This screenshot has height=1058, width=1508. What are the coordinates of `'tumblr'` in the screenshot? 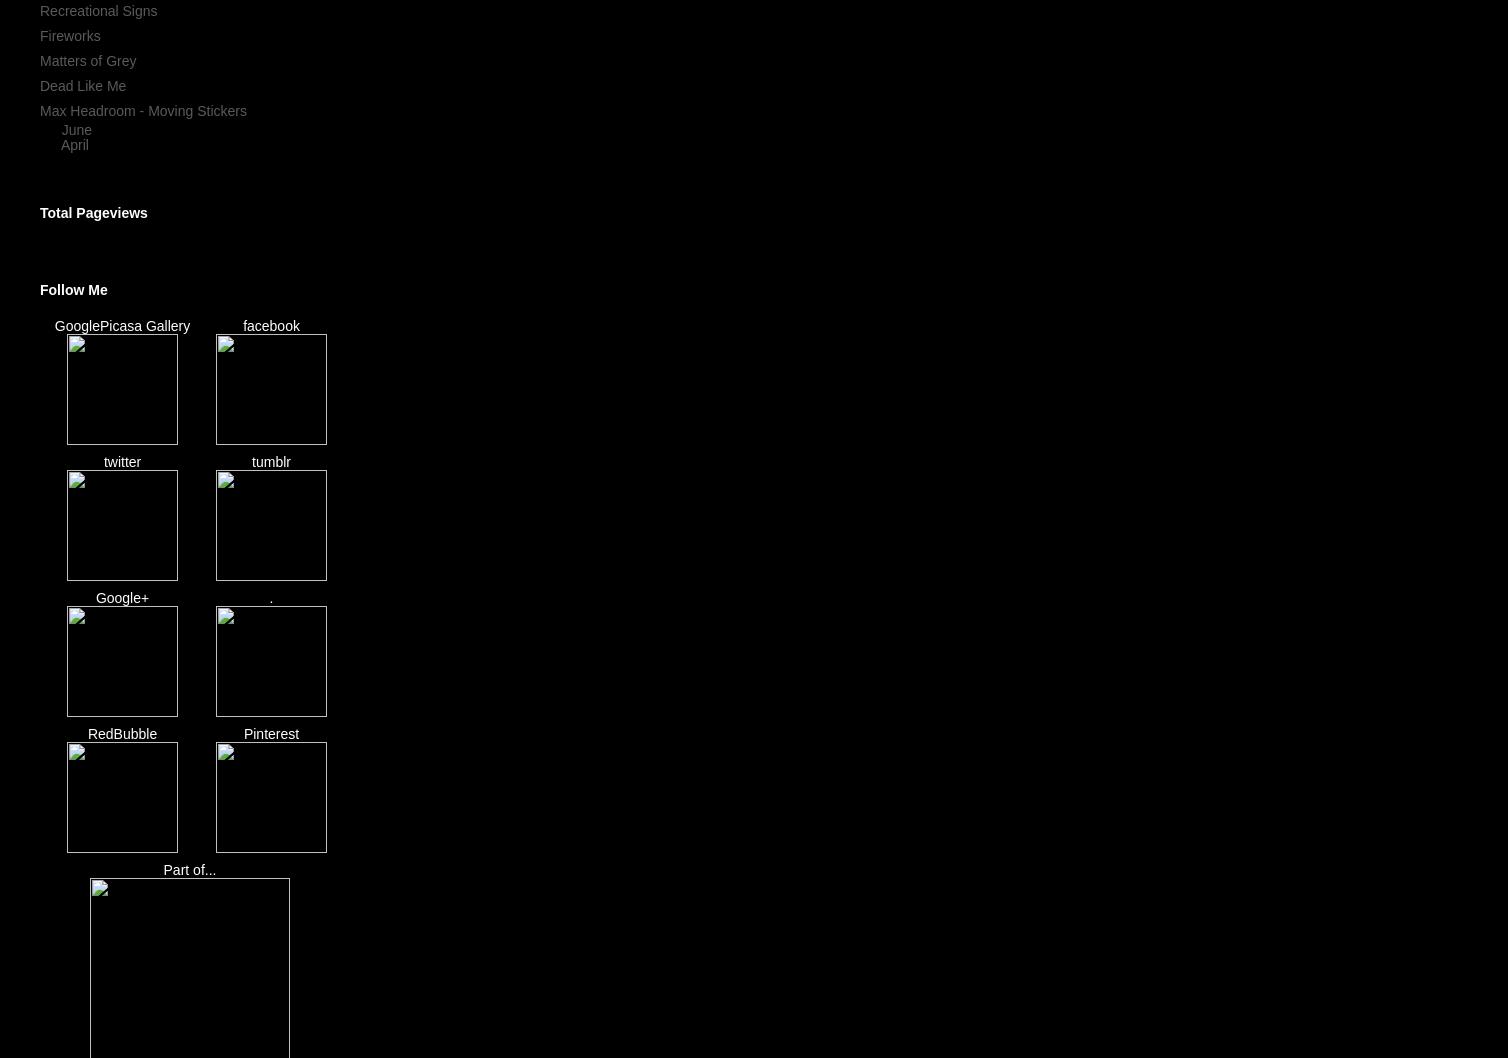 It's located at (250, 461).